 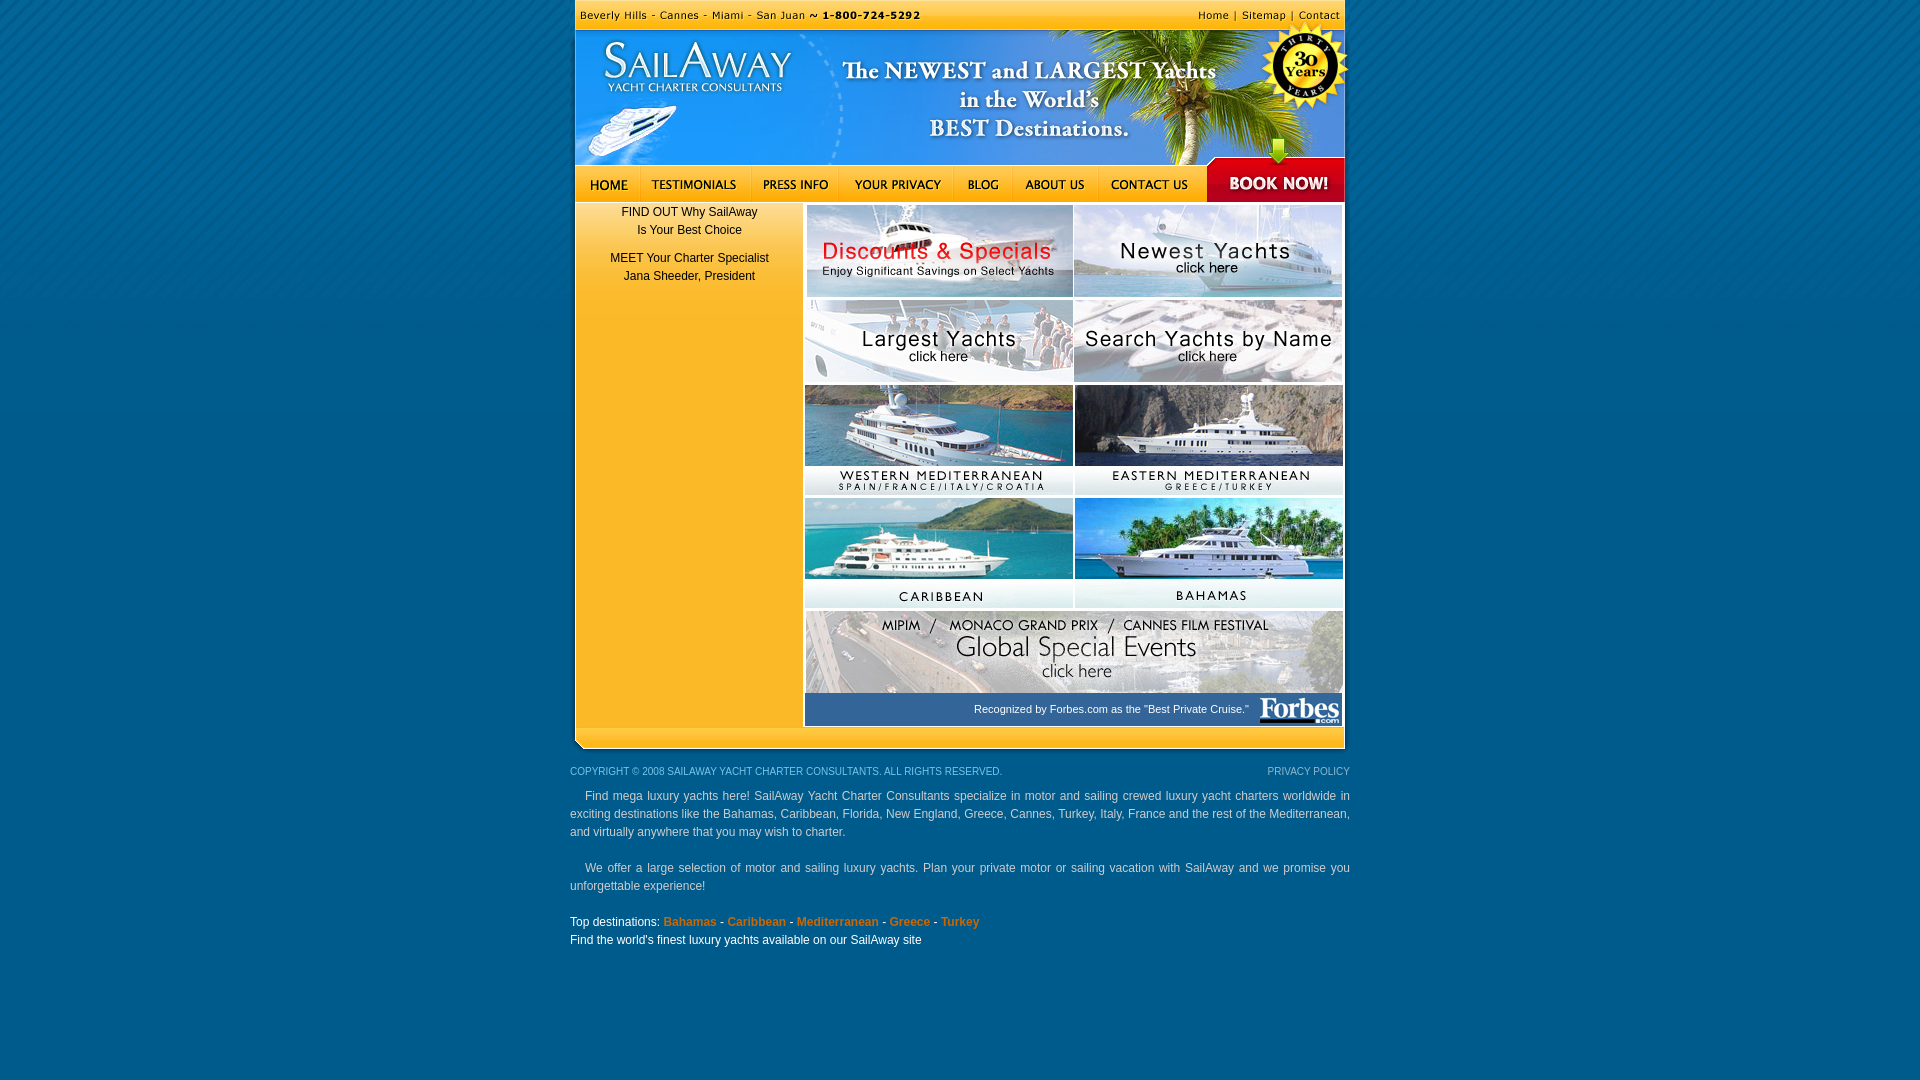 What do you see at coordinates (689, 265) in the screenshot?
I see `'MEET Your Charter Specialist` at bounding box center [689, 265].